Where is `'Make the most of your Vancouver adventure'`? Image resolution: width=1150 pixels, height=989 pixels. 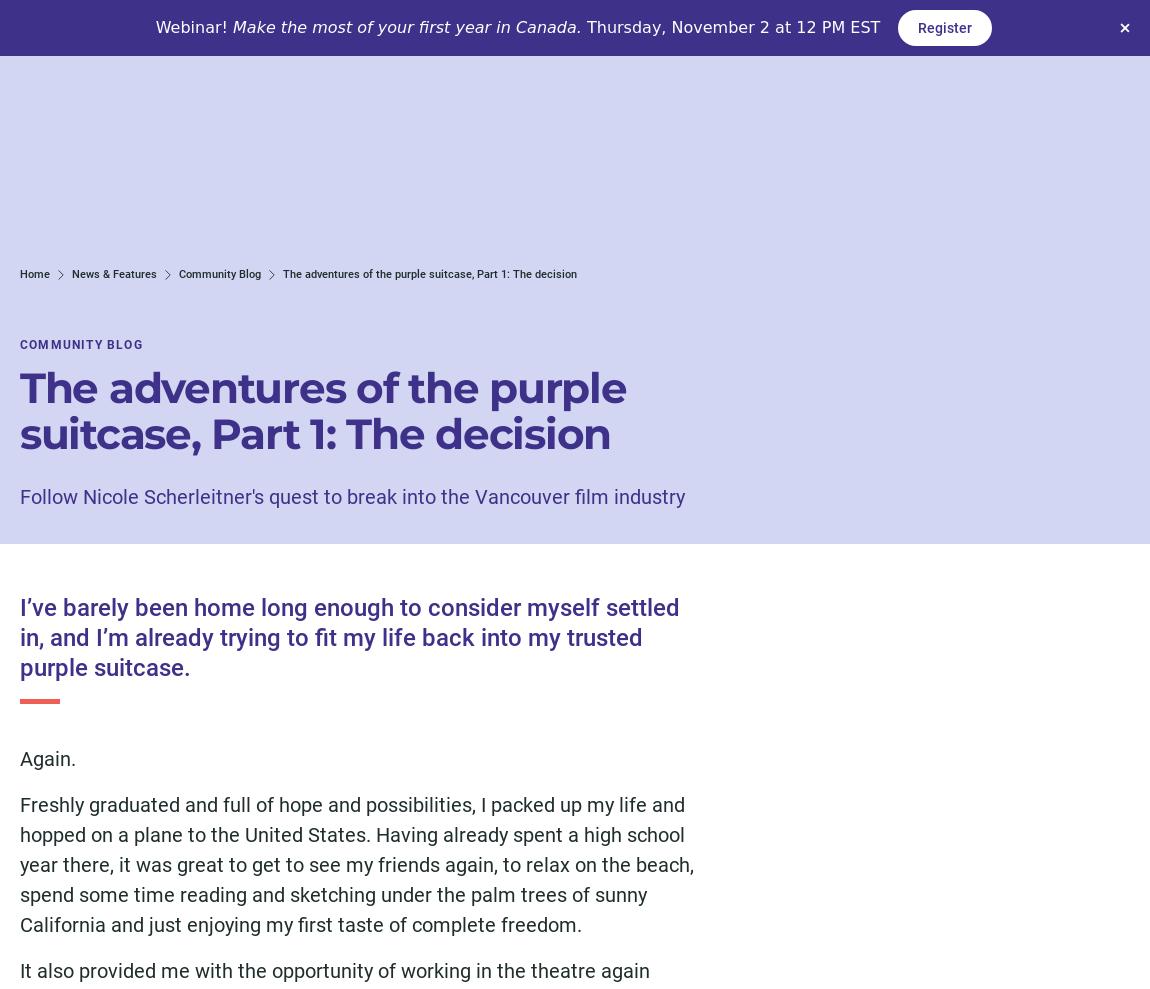
'Make the most of your Vancouver adventure' is located at coordinates (197, 840).